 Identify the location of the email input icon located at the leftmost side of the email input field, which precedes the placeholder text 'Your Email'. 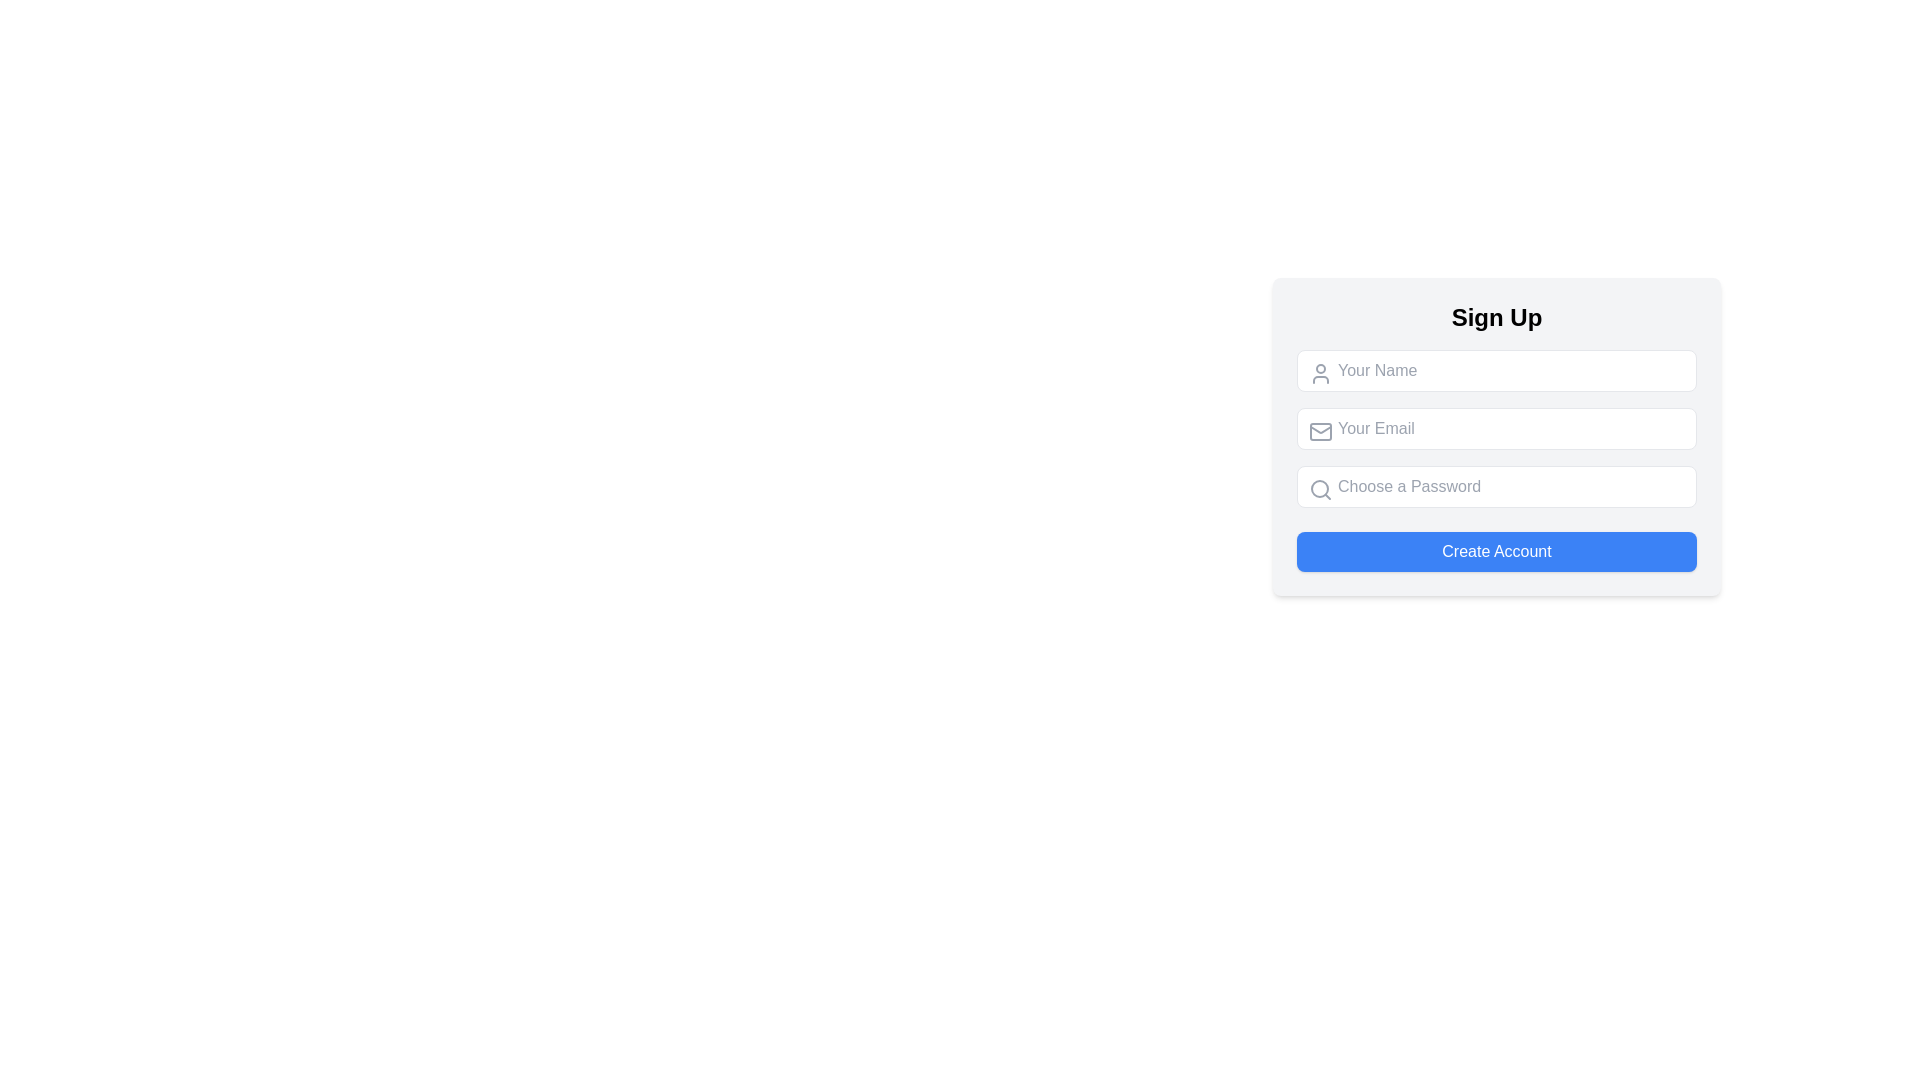
(1320, 431).